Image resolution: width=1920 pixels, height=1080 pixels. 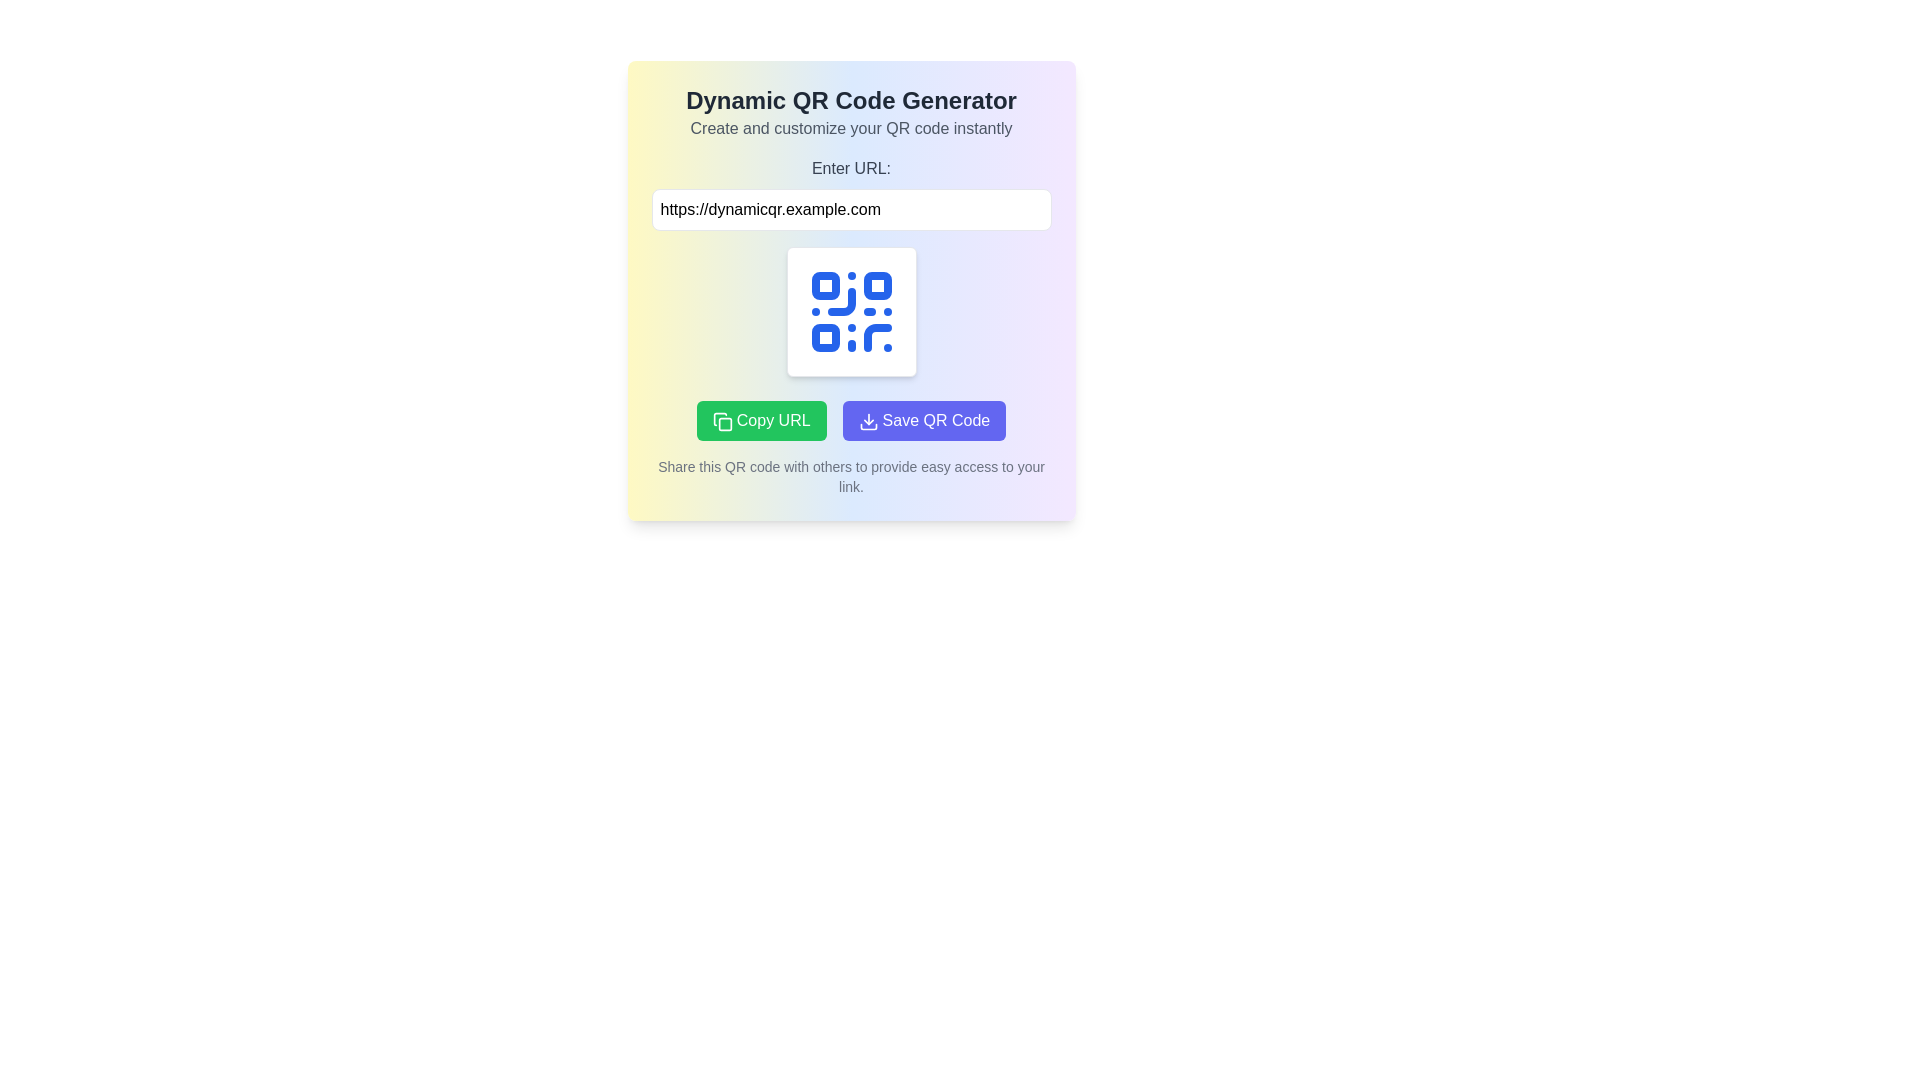 What do you see at coordinates (851, 419) in the screenshot?
I see `the 'Save QR Code' button in the button group located at the bottom center of the 'Dynamic QR Code Generator' interface, which is purple with a download icon` at bounding box center [851, 419].